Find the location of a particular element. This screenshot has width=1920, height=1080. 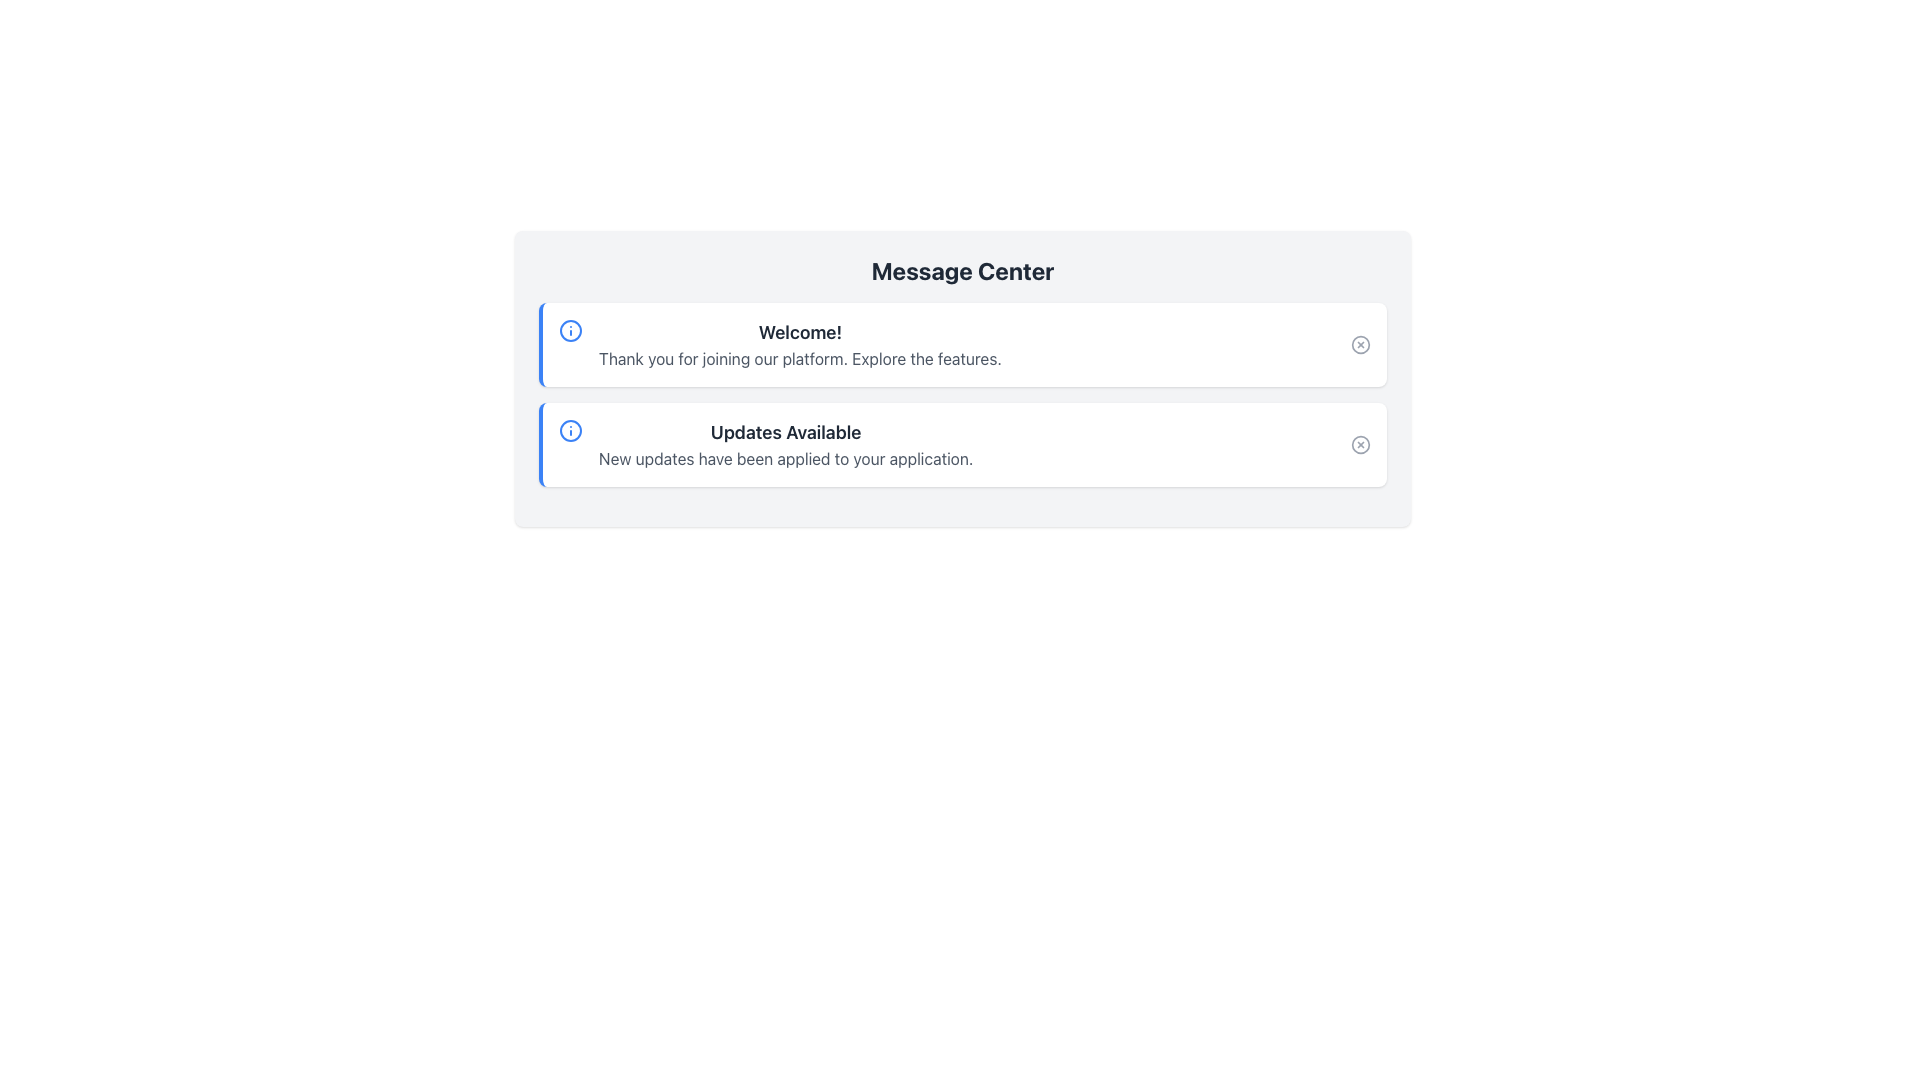

prominent header text that welcomes the user to the platform, located at the center of the upper section of the 'Message Center' interface is located at coordinates (800, 331).